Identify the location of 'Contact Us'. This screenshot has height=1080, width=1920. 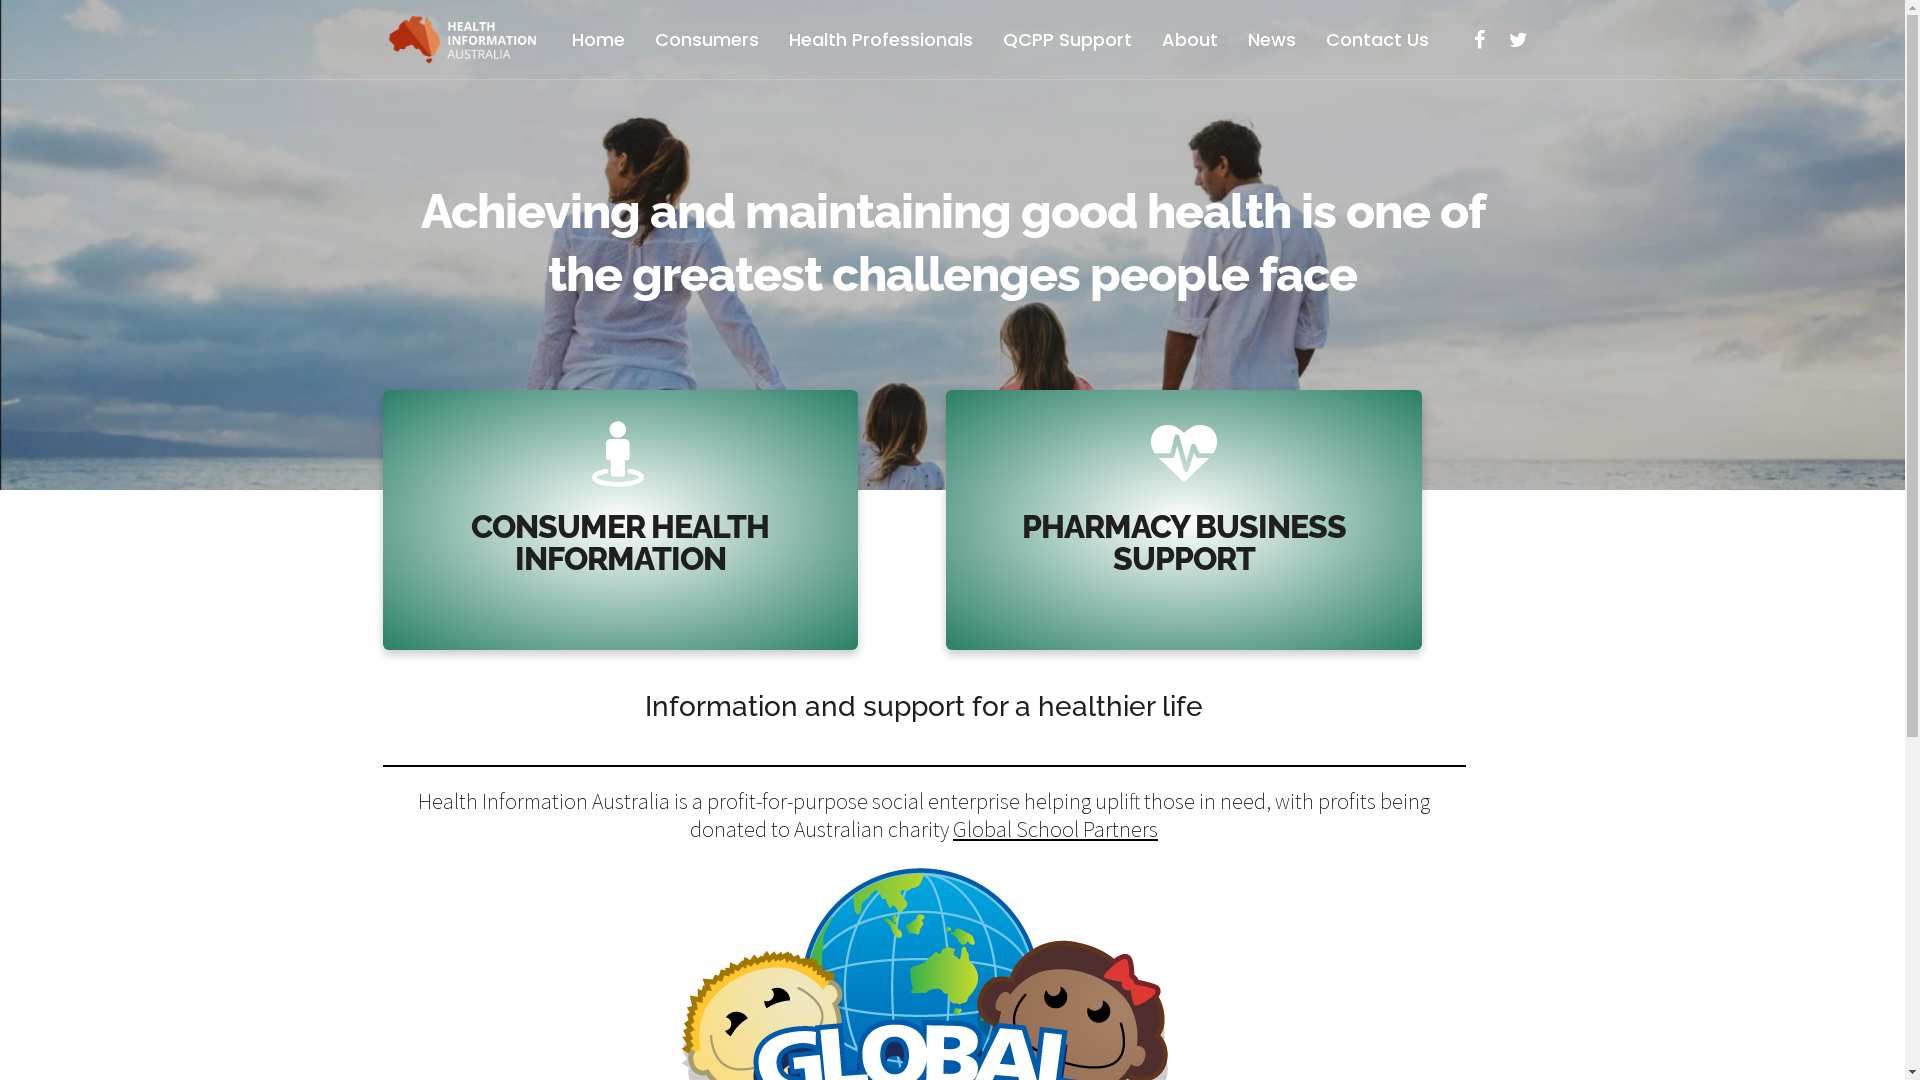
(1375, 39).